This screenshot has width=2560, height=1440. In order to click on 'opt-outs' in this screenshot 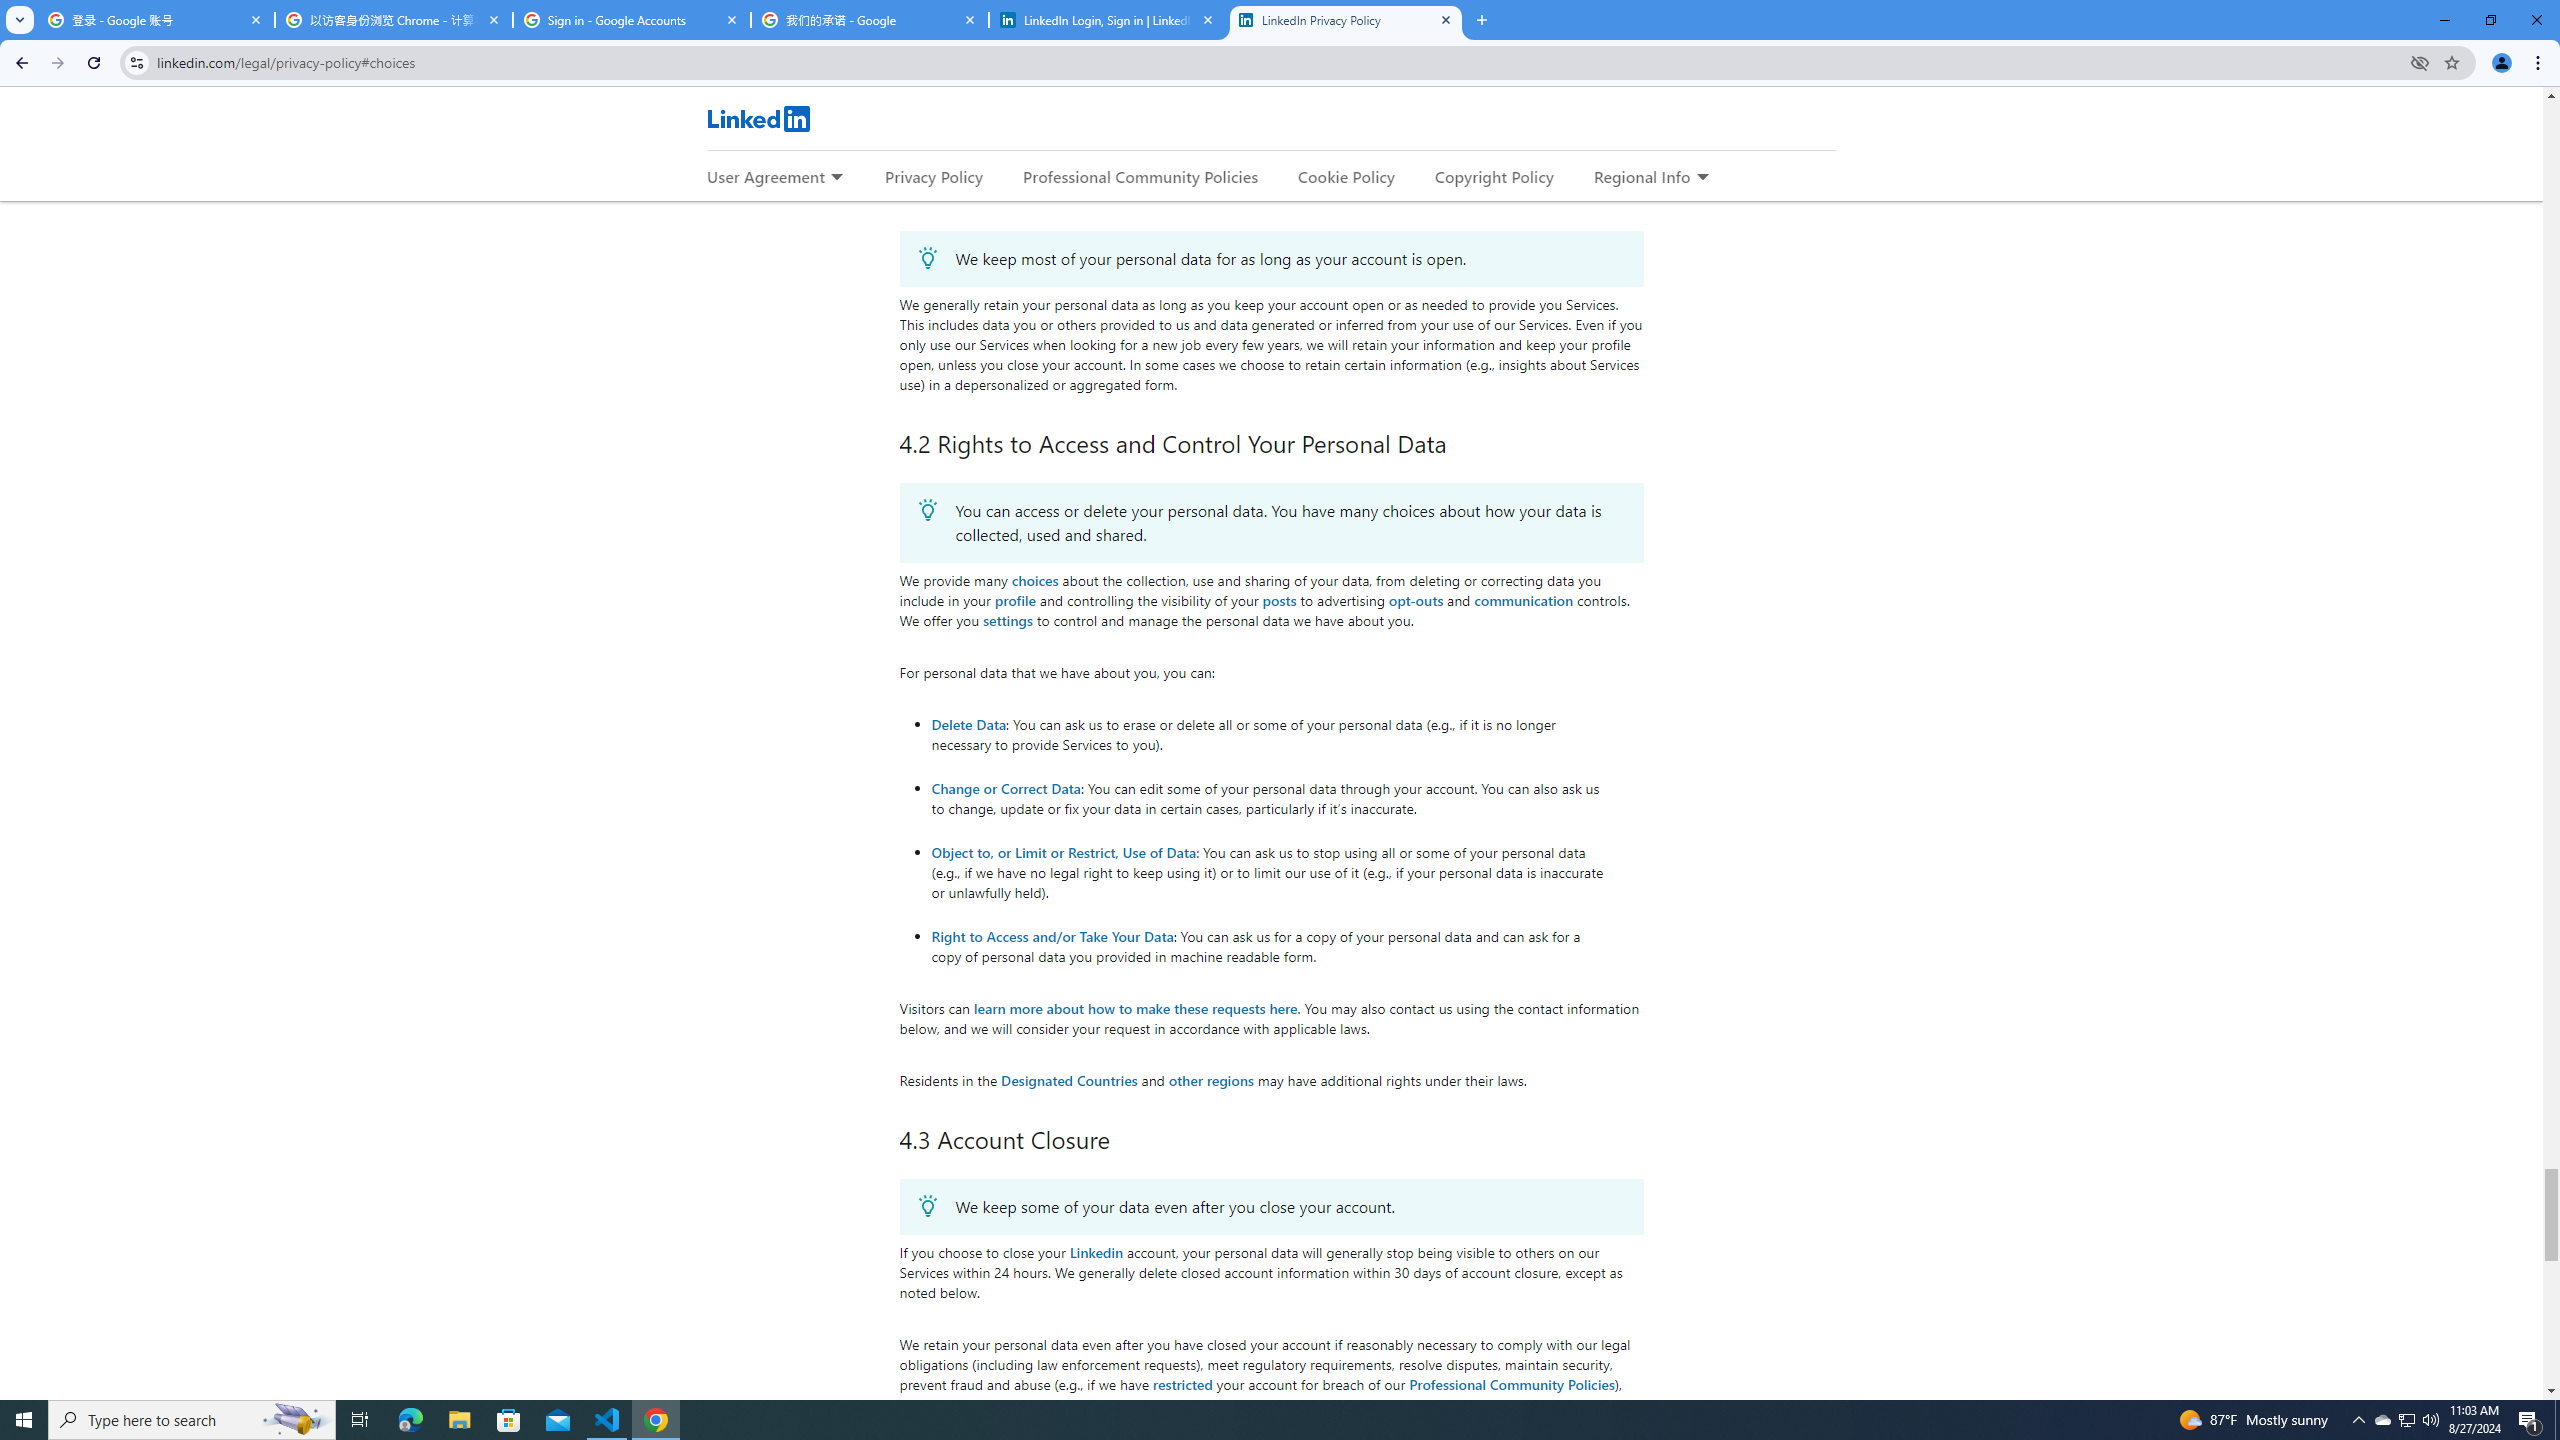, I will do `click(1414, 600)`.